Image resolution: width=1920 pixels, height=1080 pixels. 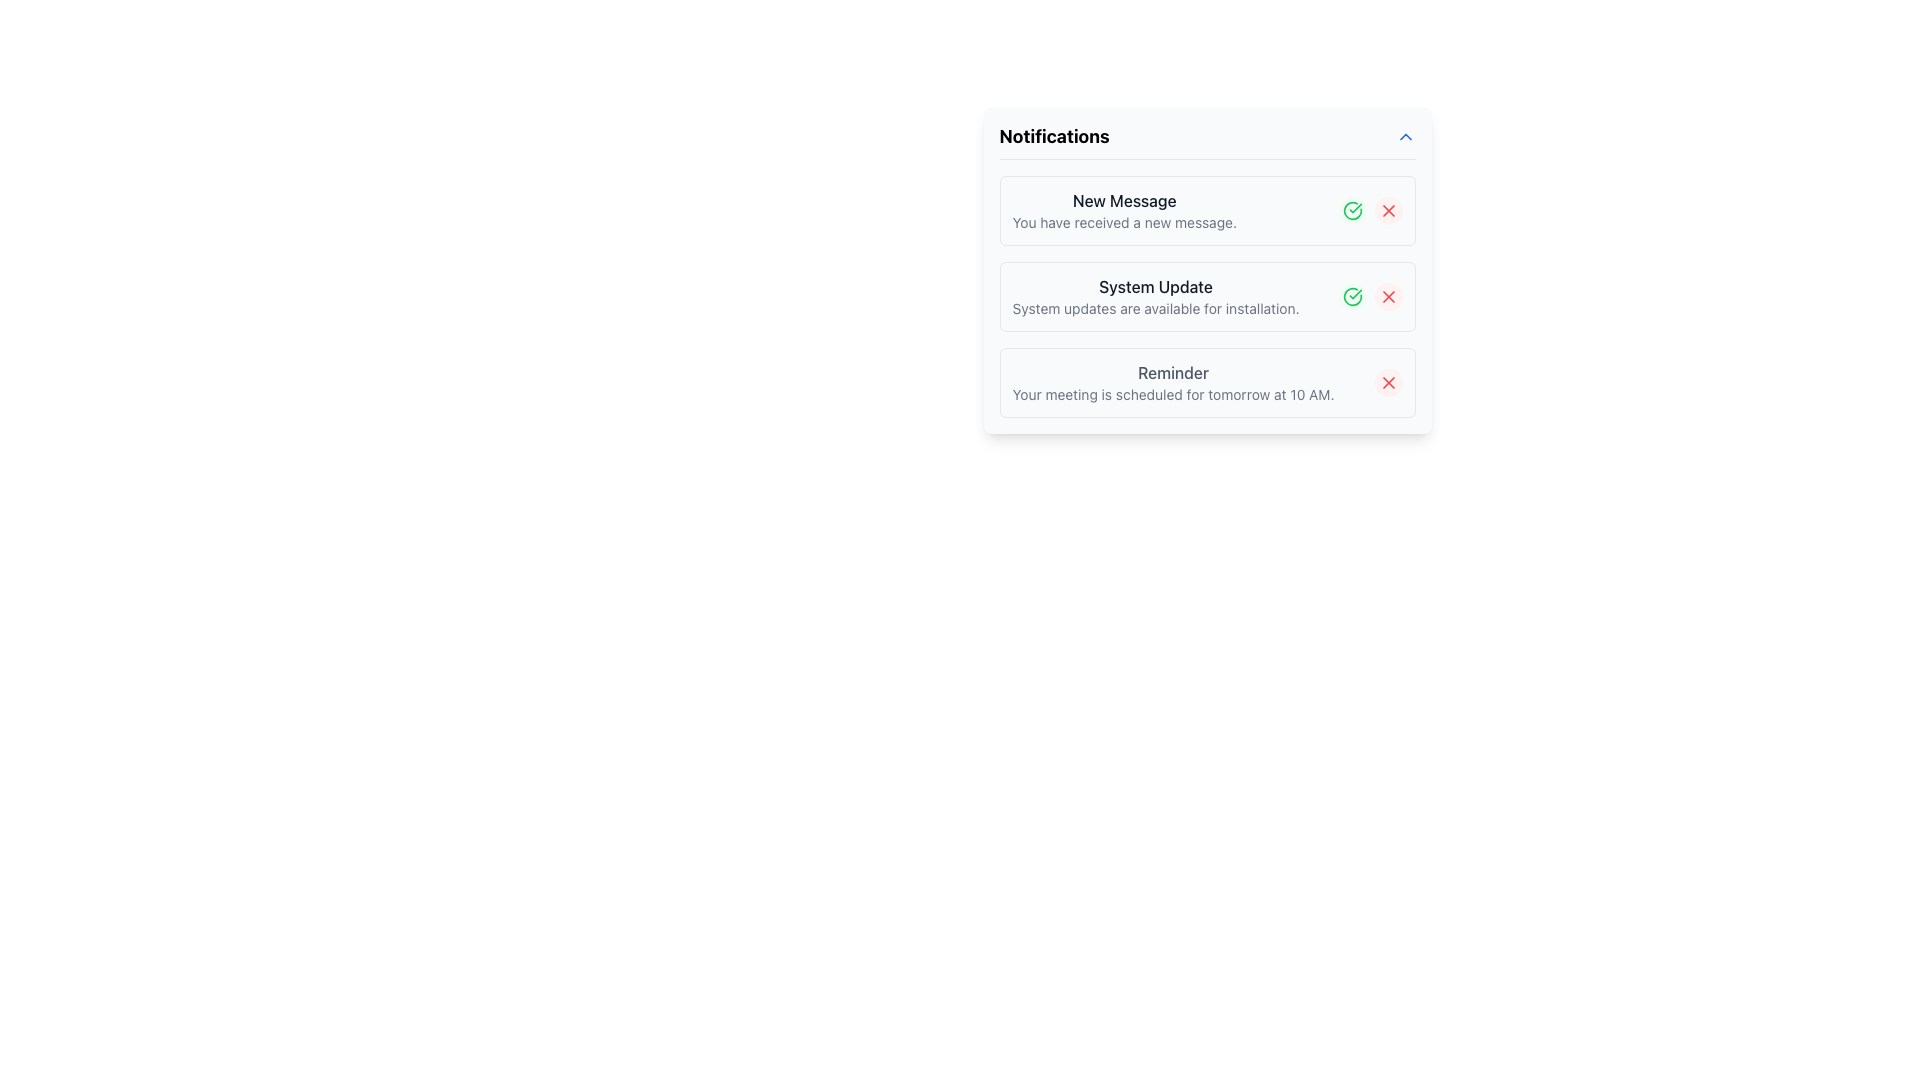 I want to click on notification displayed in the Static Text Block that shows 'System Update' and 'System updates are available for installation.', so click(x=1156, y=297).